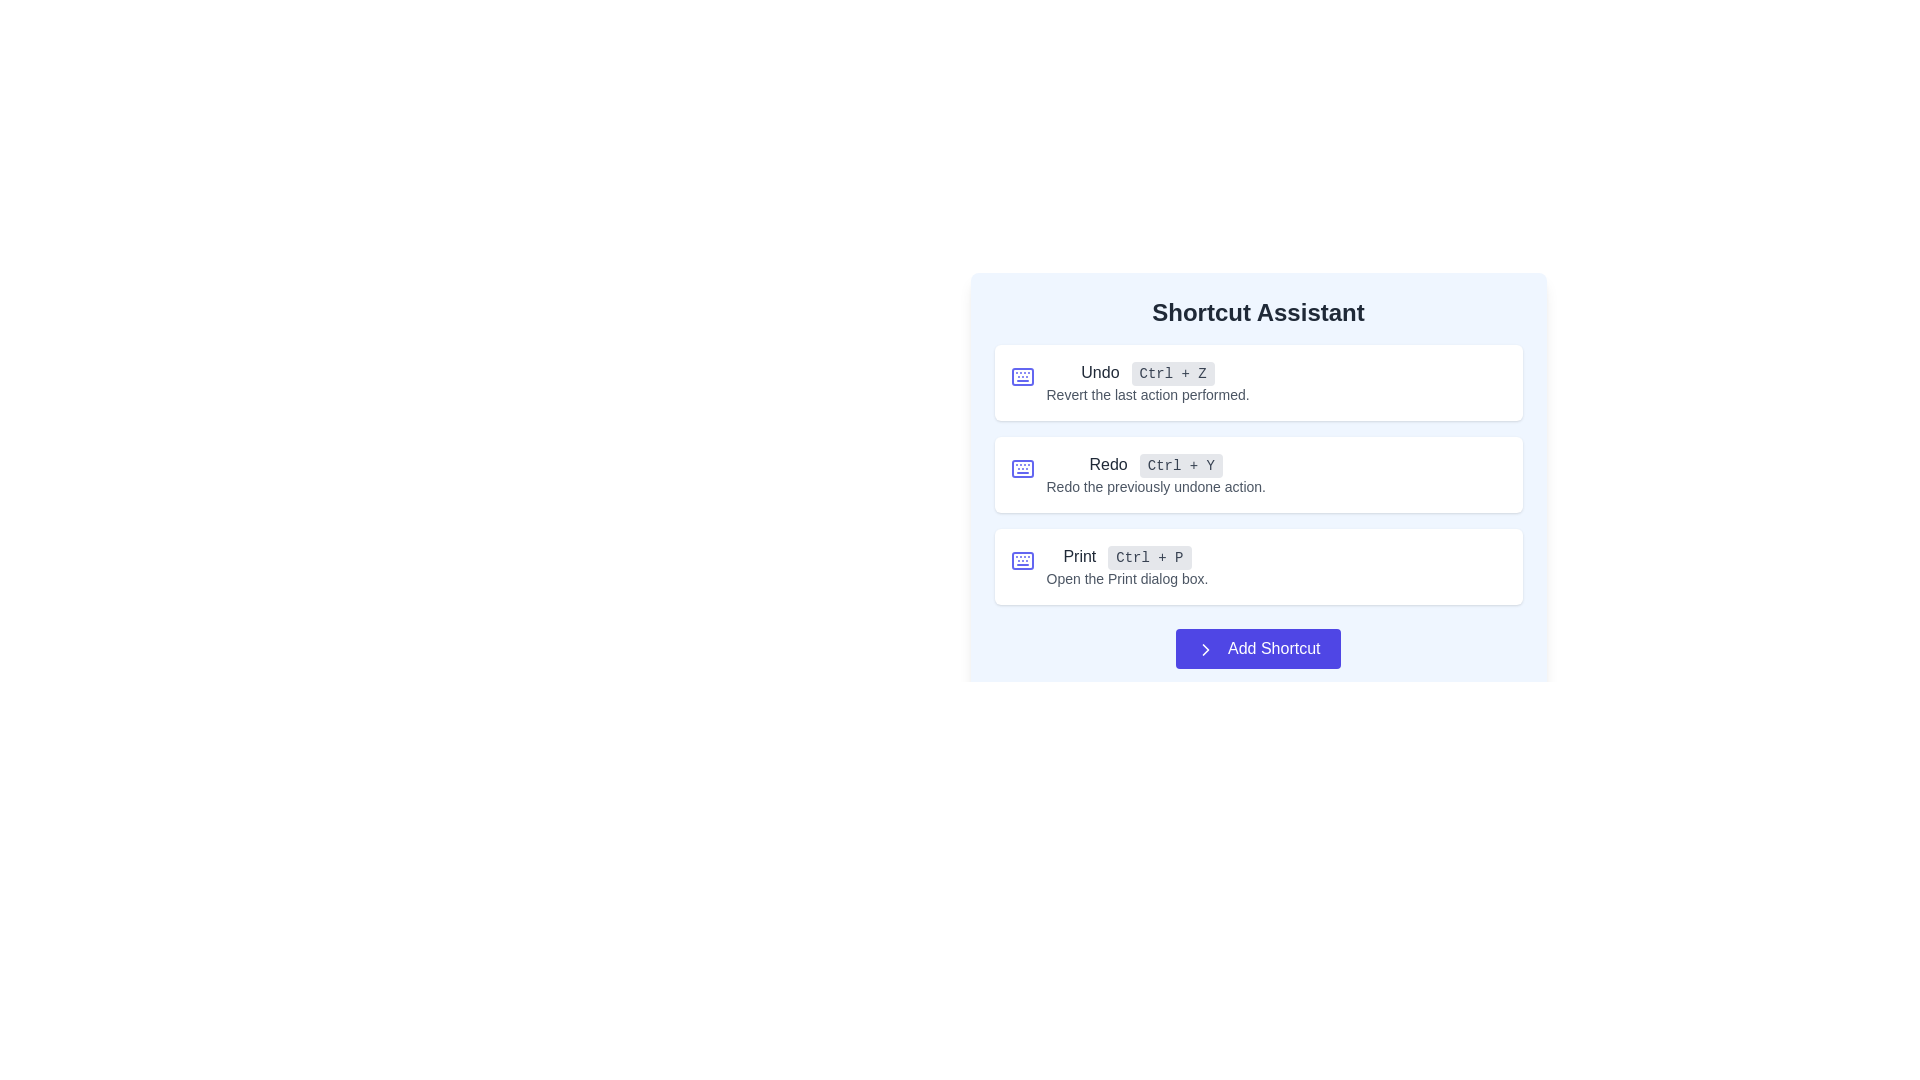 Image resolution: width=1920 pixels, height=1080 pixels. What do you see at coordinates (1147, 382) in the screenshot?
I see `description of the 'Undo' functionality displayed in the Text Display with Interactive Prompt, which shows the shortcut key combination 'Ctrl + Z' and its purpose 'Revert the last action performed'` at bounding box center [1147, 382].